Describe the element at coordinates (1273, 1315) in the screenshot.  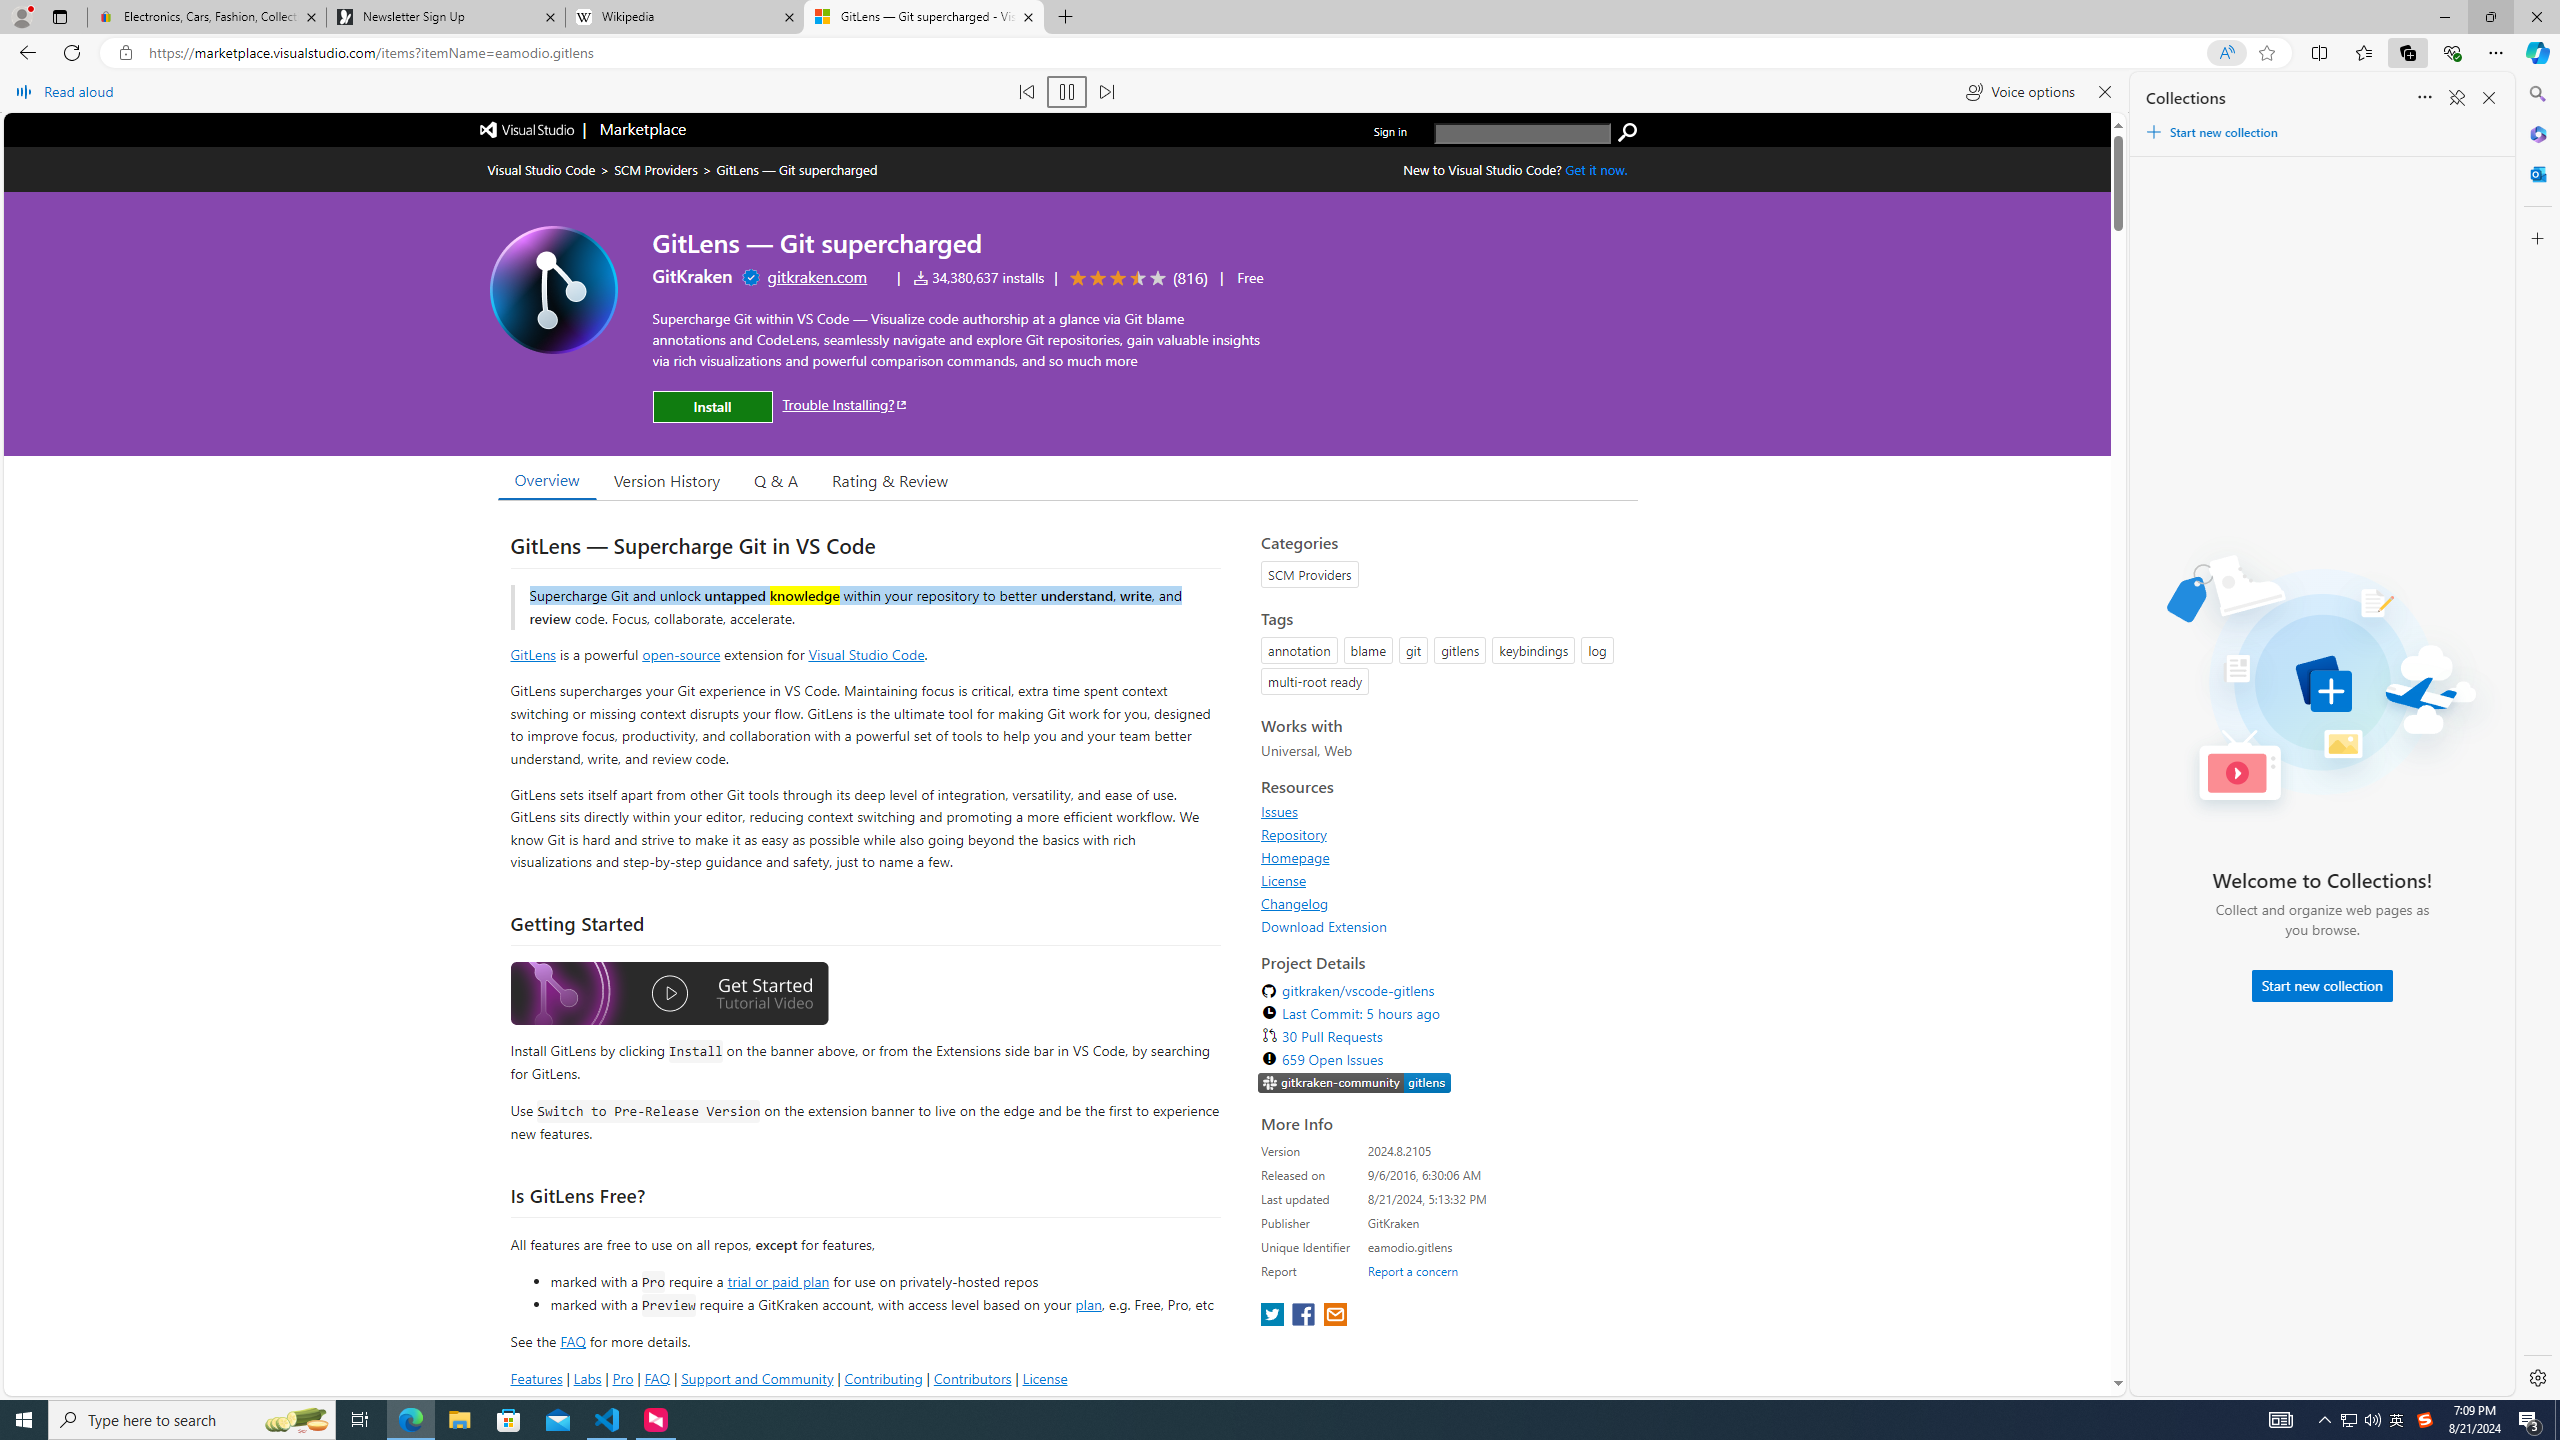
I see `'share extension on twitter'` at that location.